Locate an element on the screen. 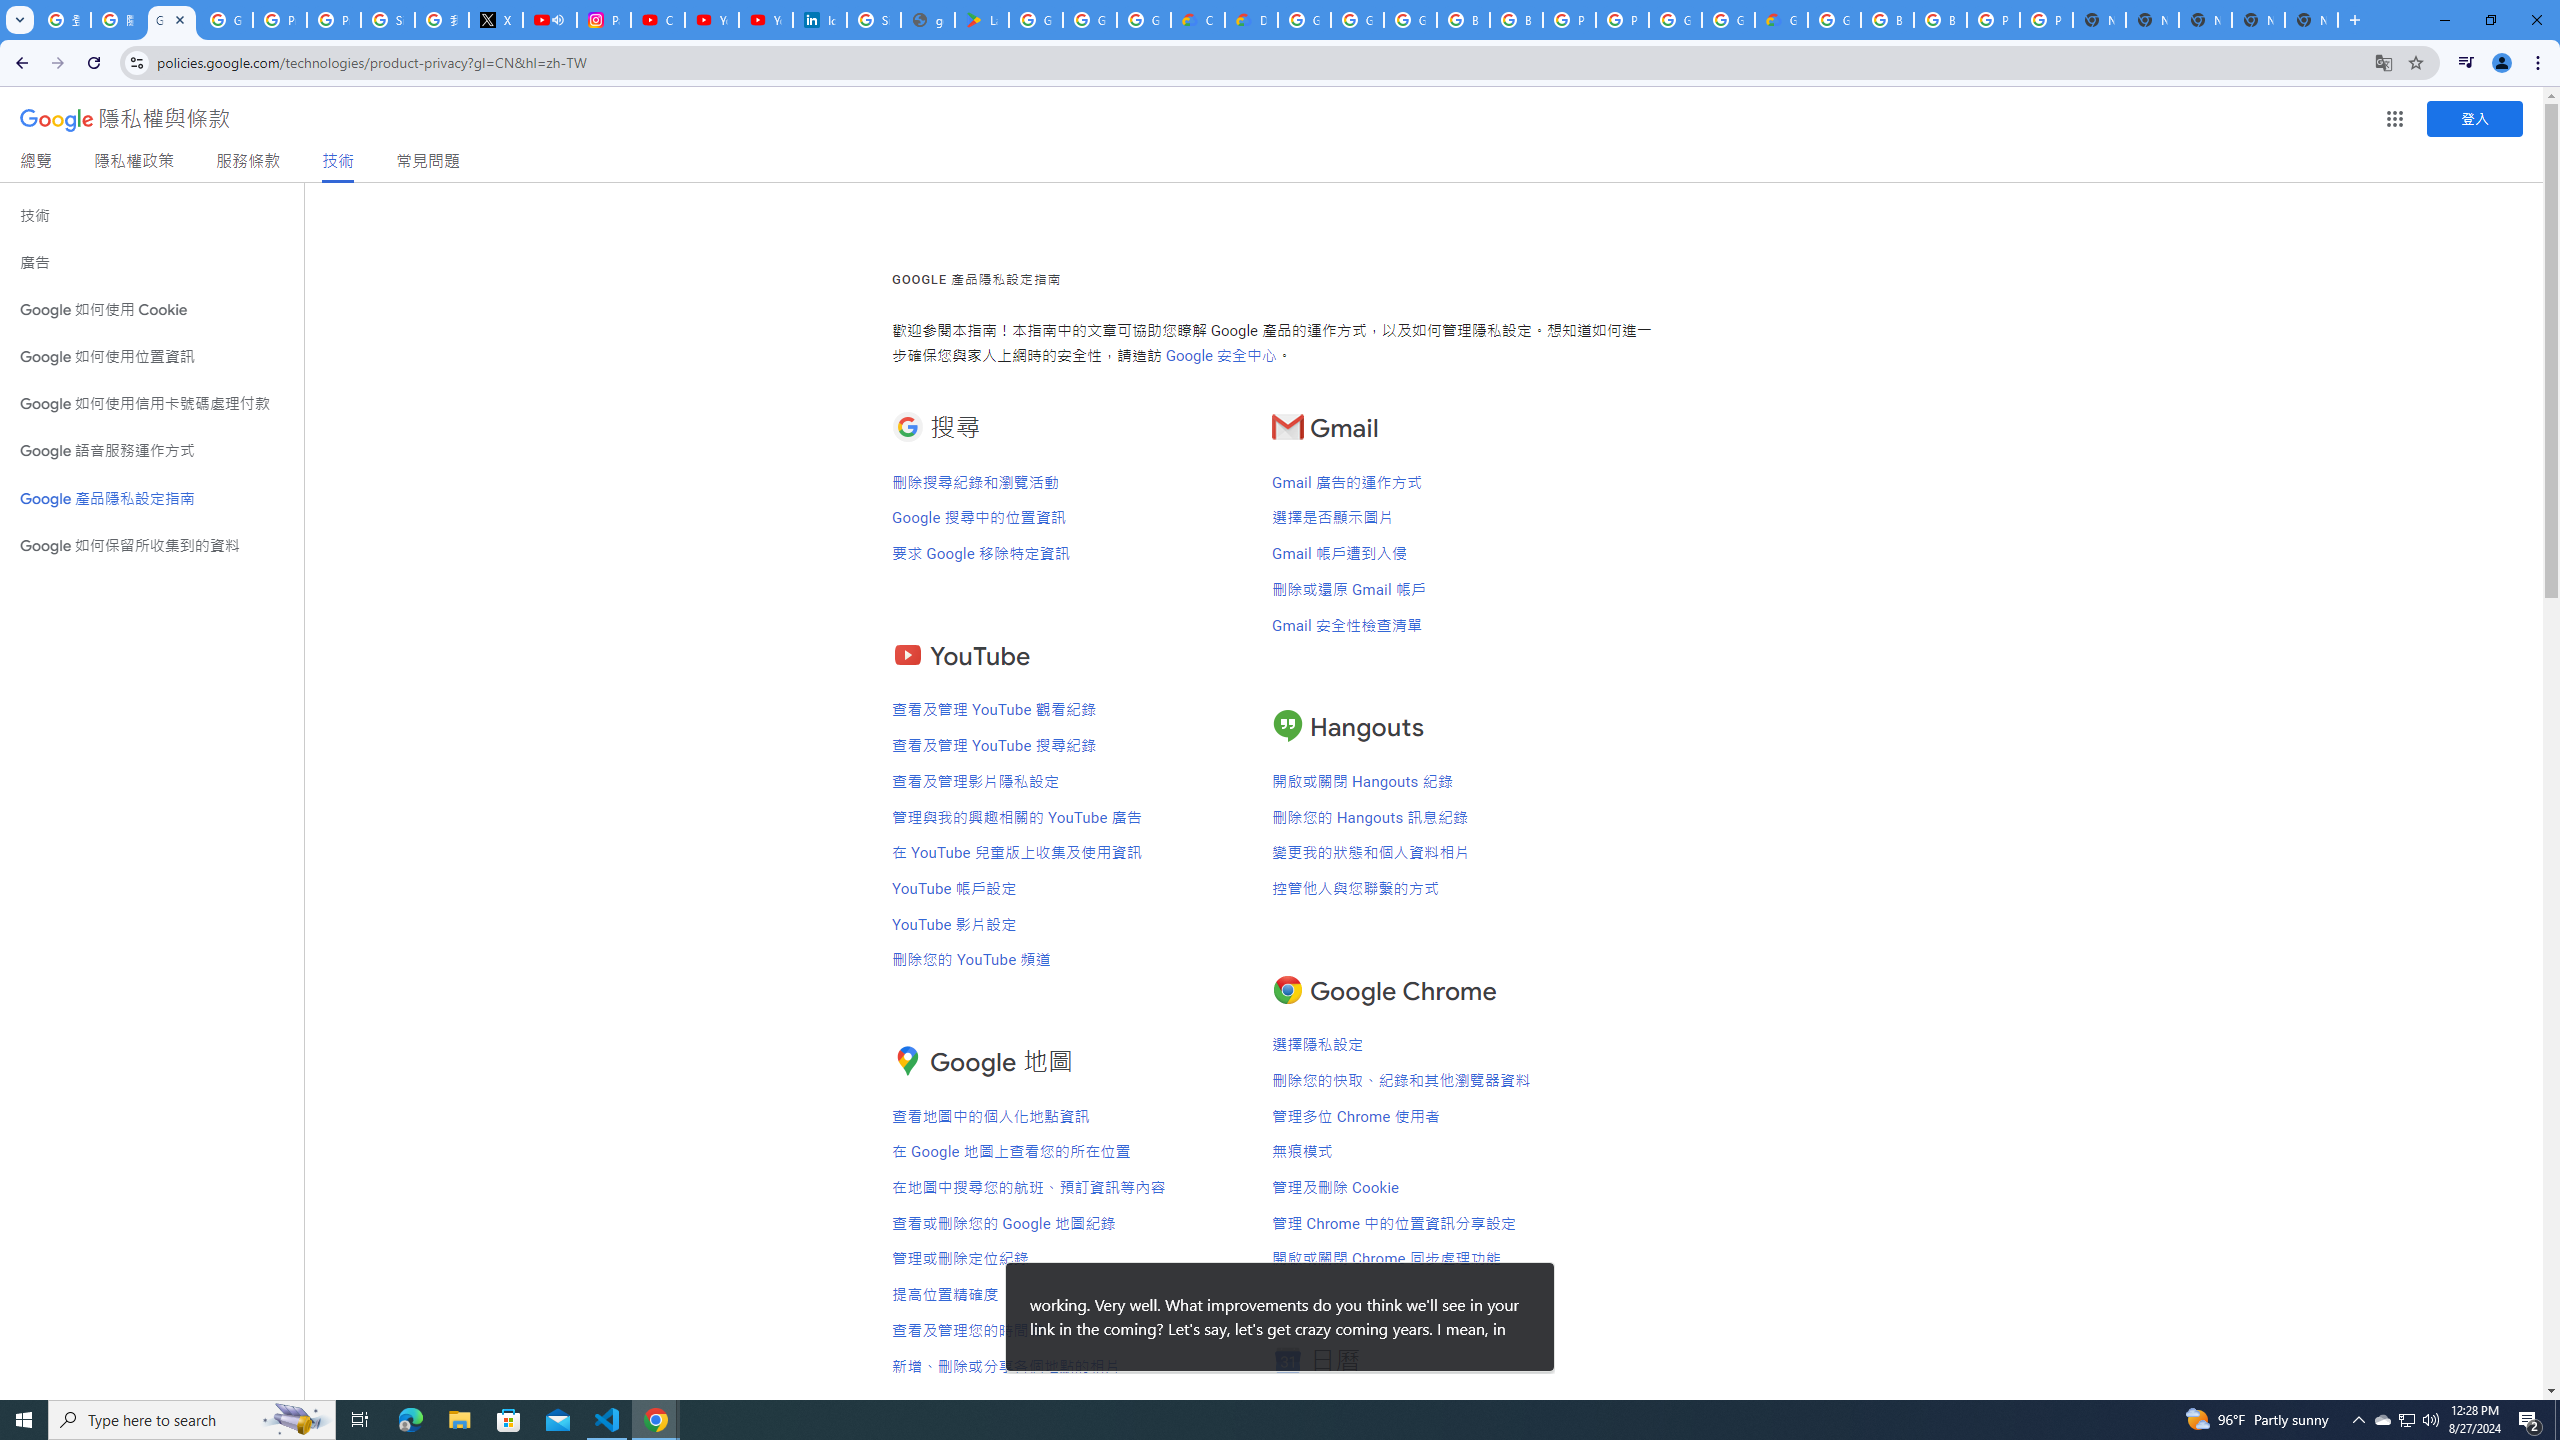 This screenshot has width=2560, height=1440. 'Translate this page' is located at coordinates (2384, 61).